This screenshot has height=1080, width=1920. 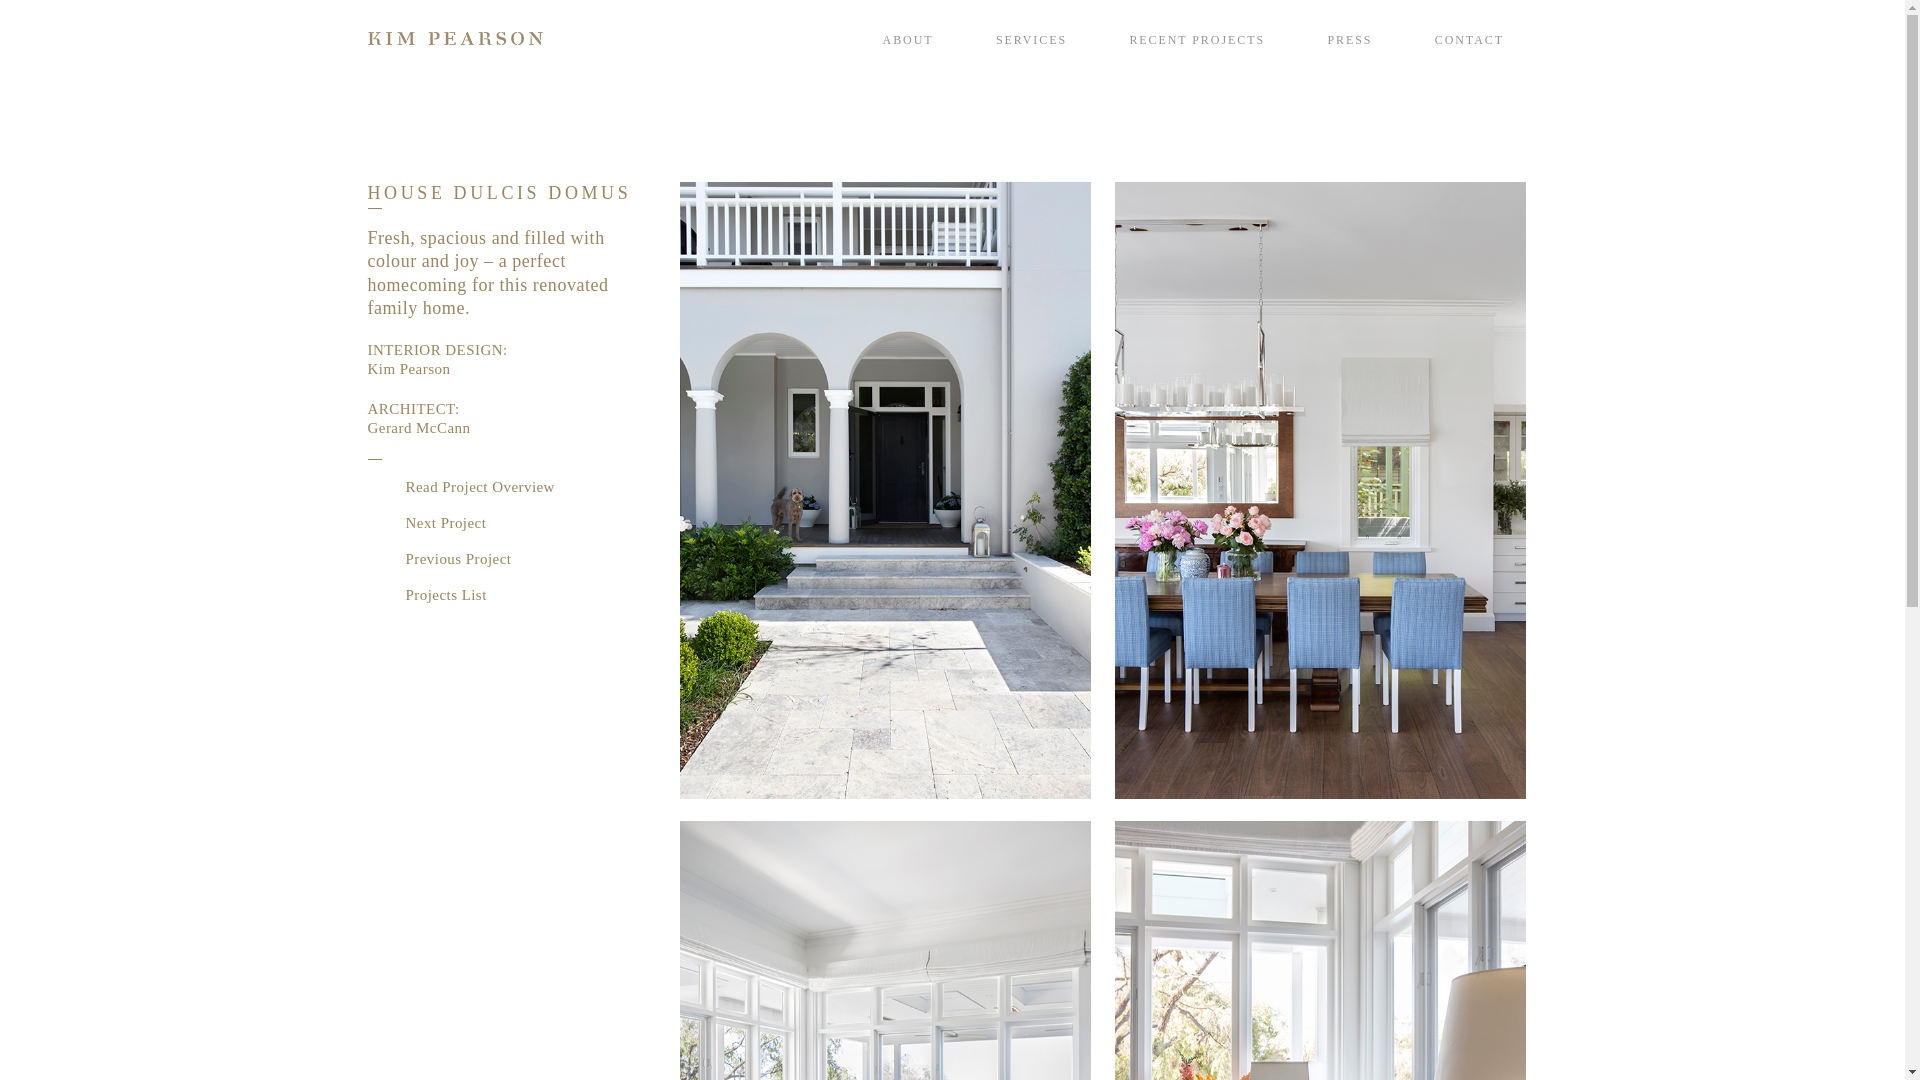 I want to click on 'CONTACT', so click(x=1469, y=39).